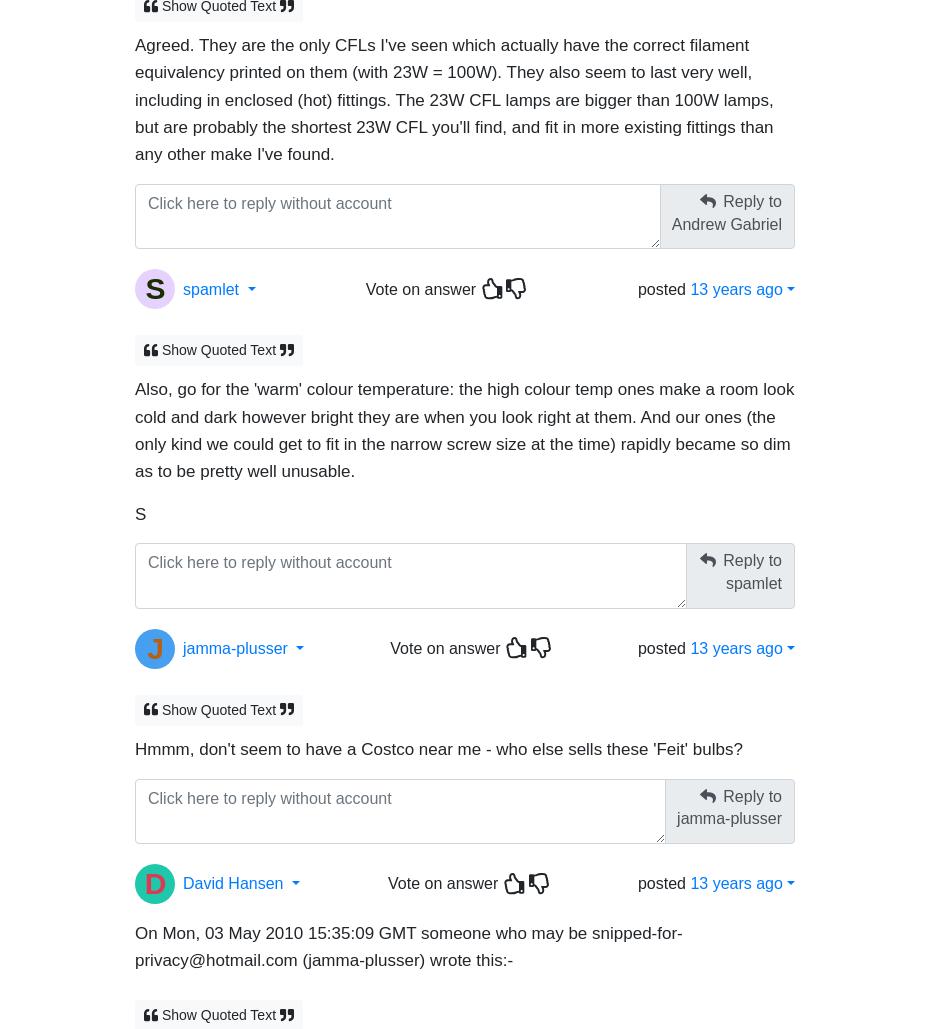  Describe the element at coordinates (134, 739) in the screenshot. I see `'Hmmm, don't seem to have a Costco near me - who else sells these 'Feit' bulbs?'` at that location.